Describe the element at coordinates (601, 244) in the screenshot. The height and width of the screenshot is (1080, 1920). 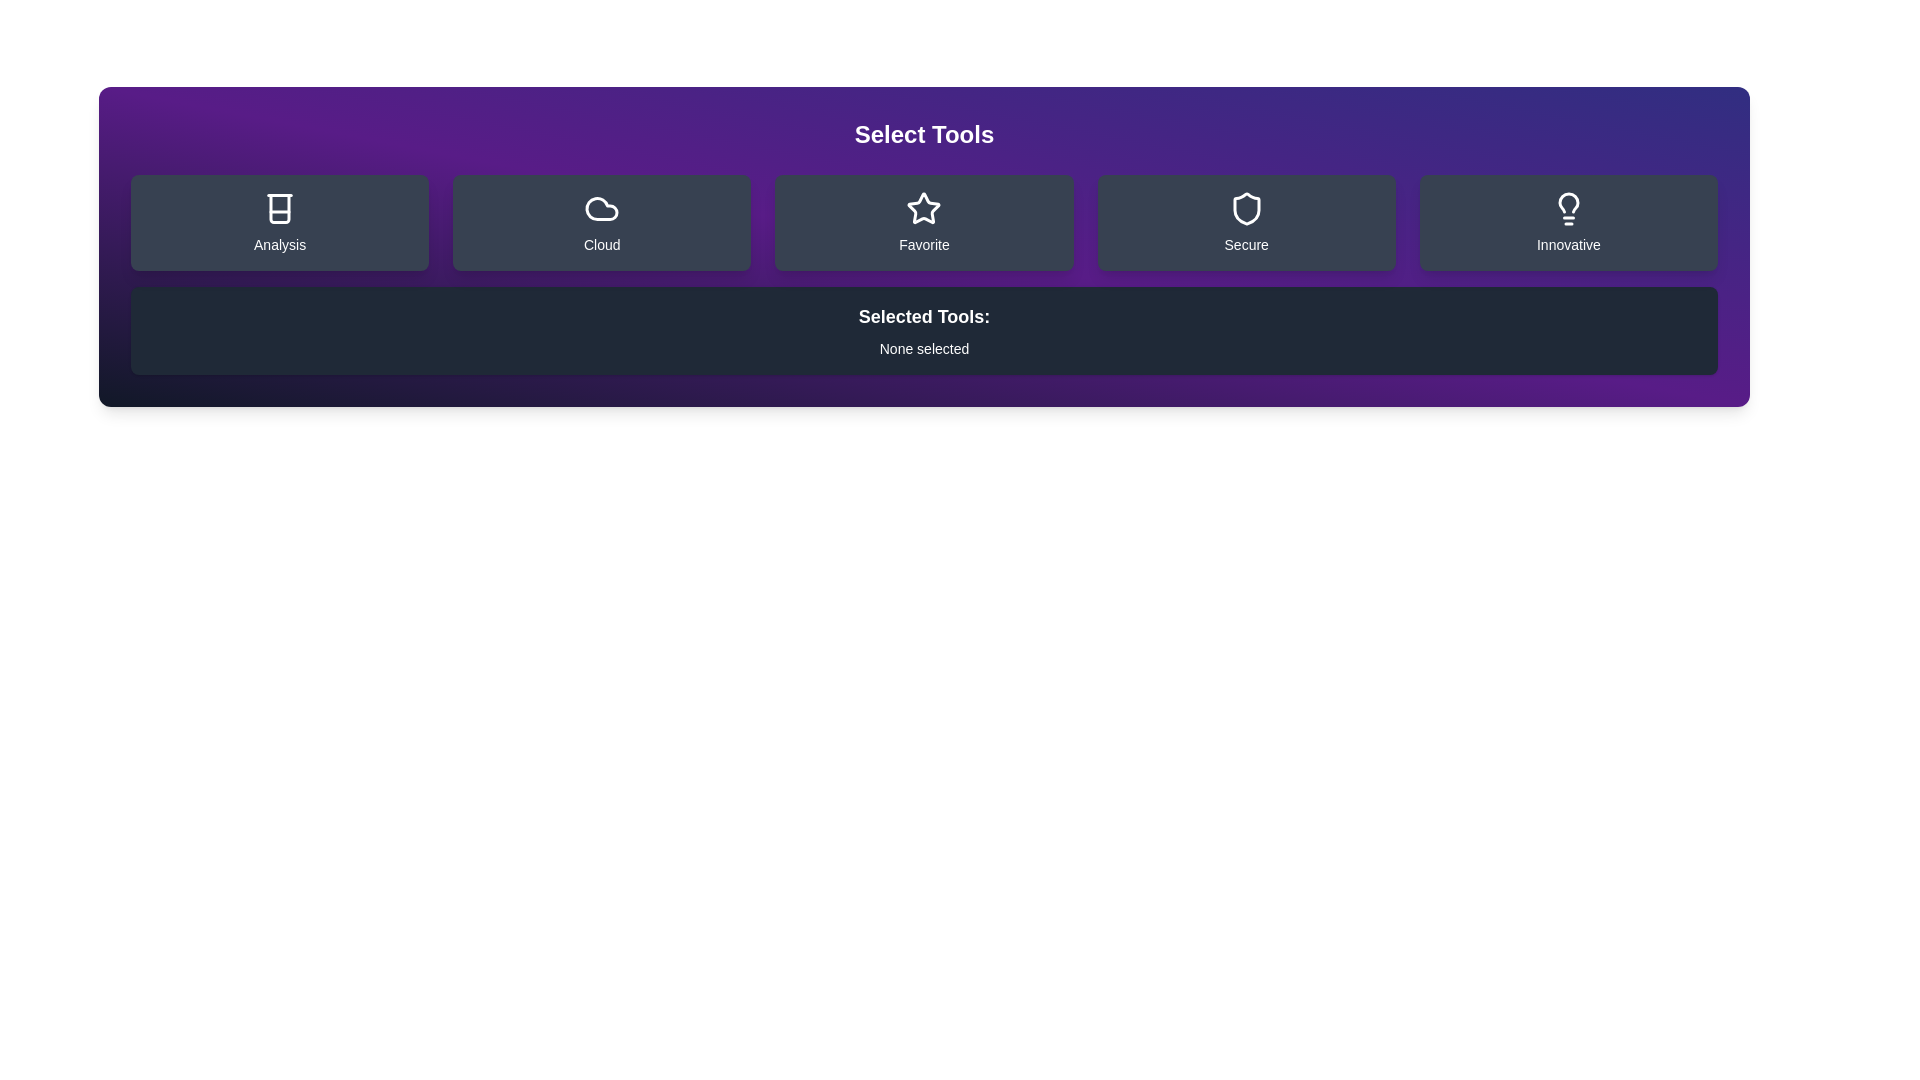
I see `descriptive label text located at the center of the 'Cloud' button, which provides users with information about the button's function` at that location.